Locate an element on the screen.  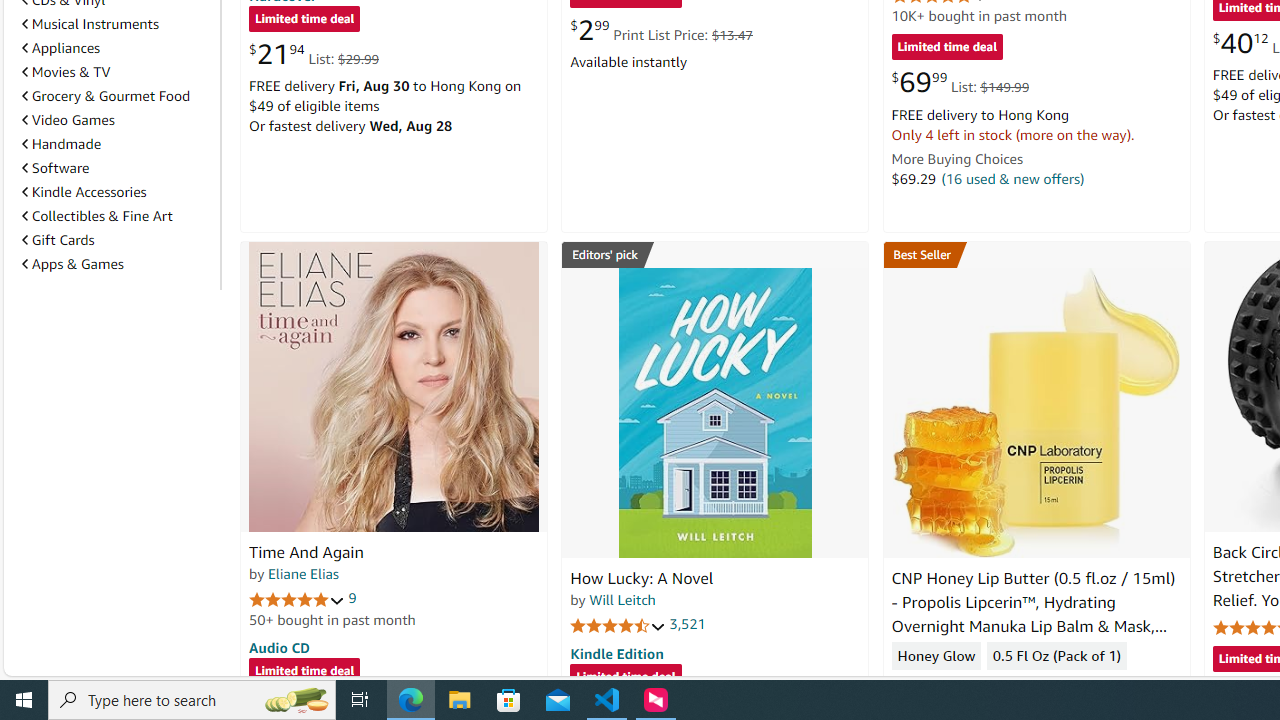
'Gift Cards' is located at coordinates (58, 239).